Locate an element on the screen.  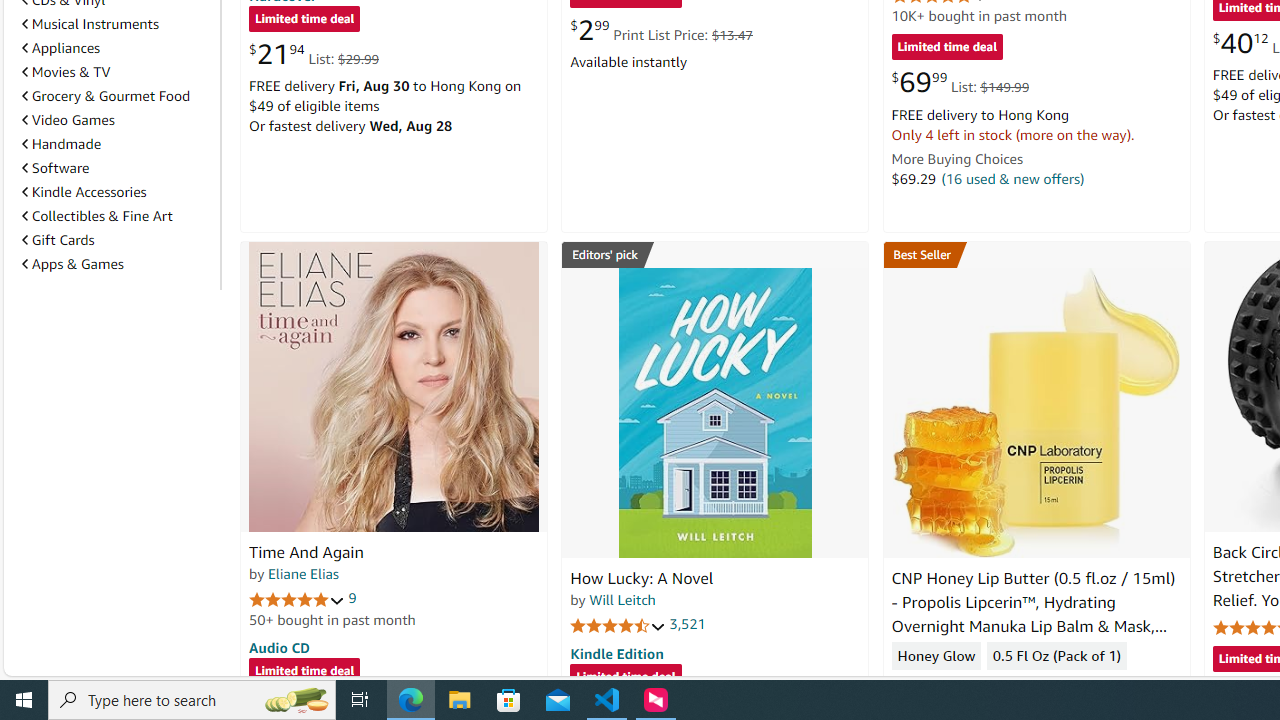
'Gift Cards' is located at coordinates (58, 239).